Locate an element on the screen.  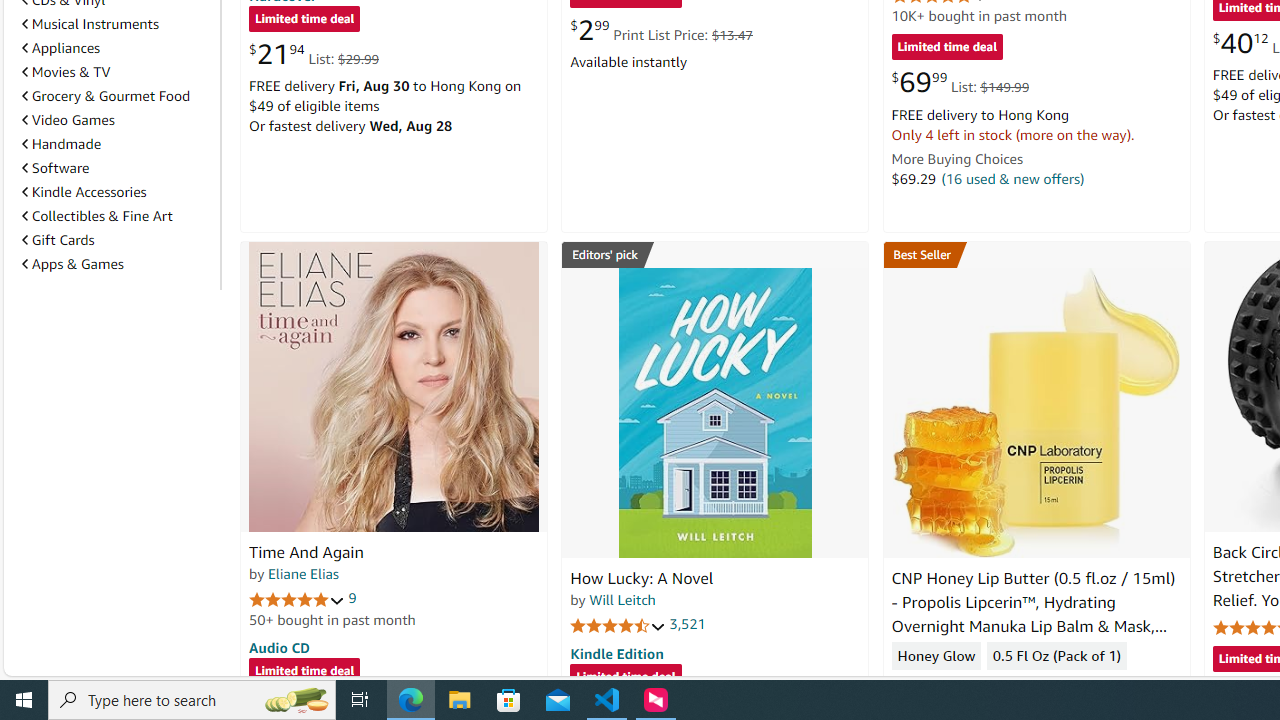
'Gift Cards' is located at coordinates (58, 239).